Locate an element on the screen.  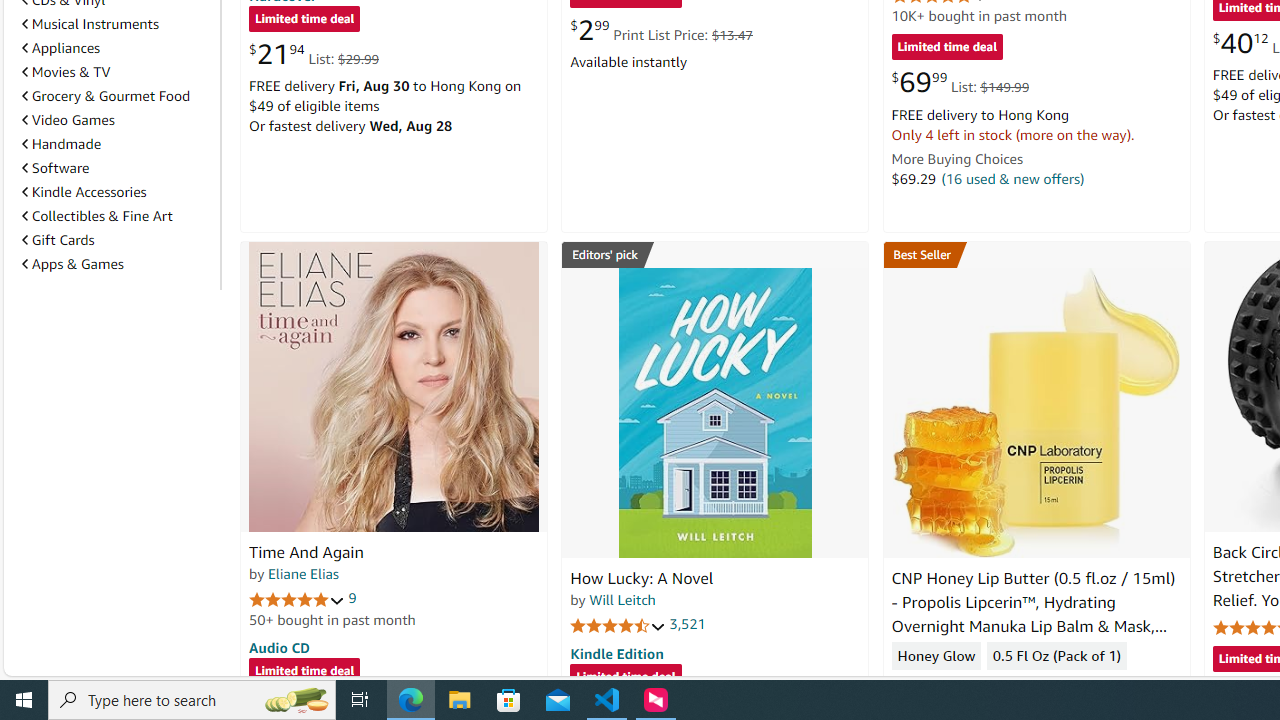
'Gift Cards' is located at coordinates (58, 239).